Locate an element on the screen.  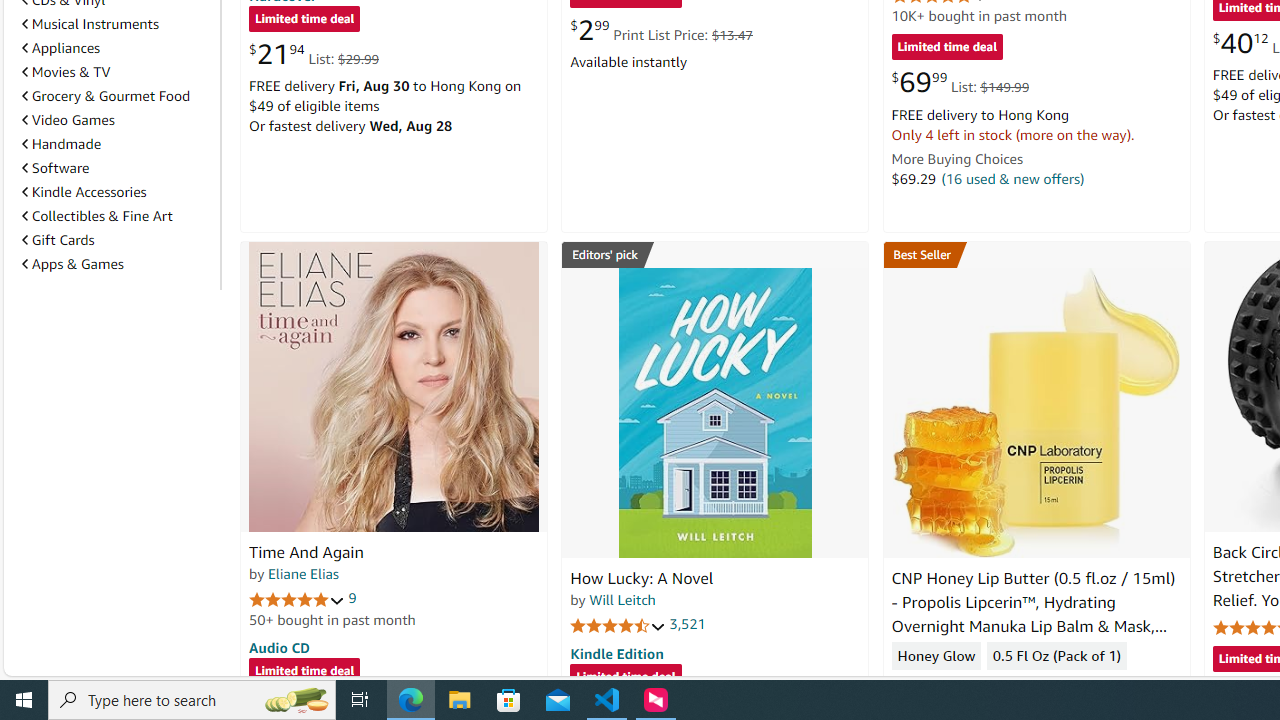
'Gift Cards' is located at coordinates (58, 239).